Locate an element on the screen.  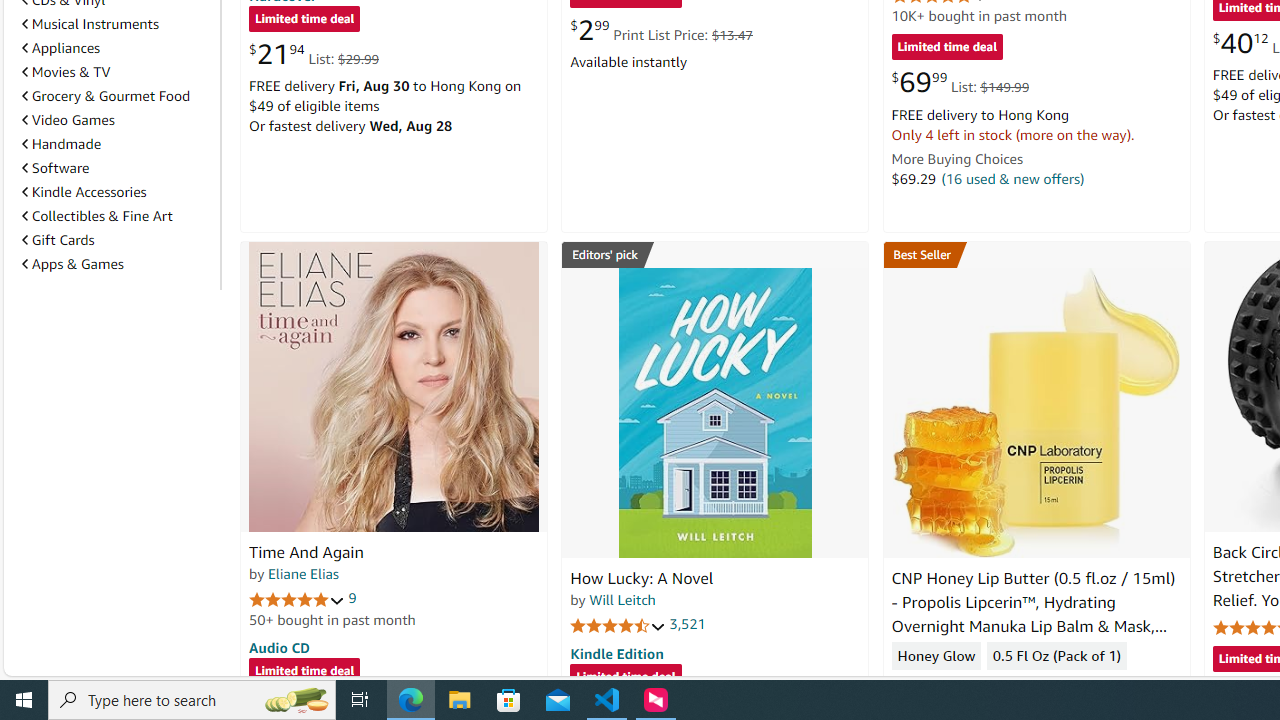
'Gift Cards' is located at coordinates (58, 239).